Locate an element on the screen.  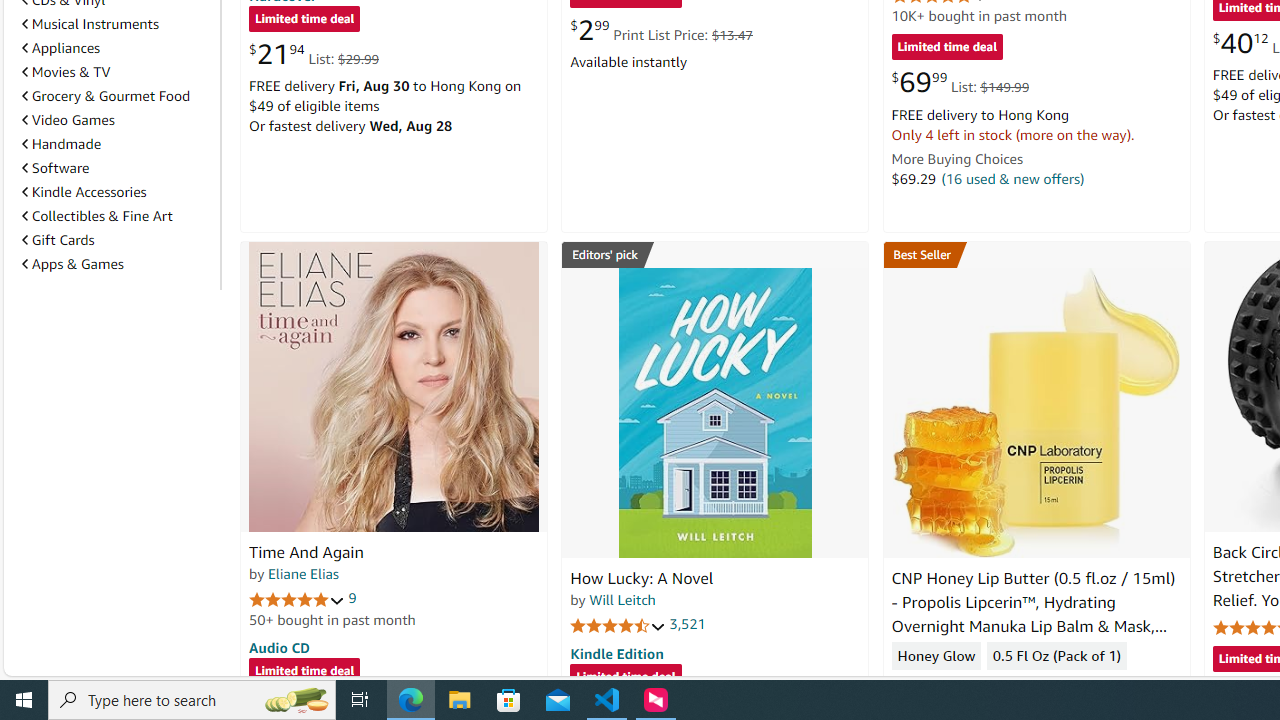
'Gift Cards' is located at coordinates (58, 239).